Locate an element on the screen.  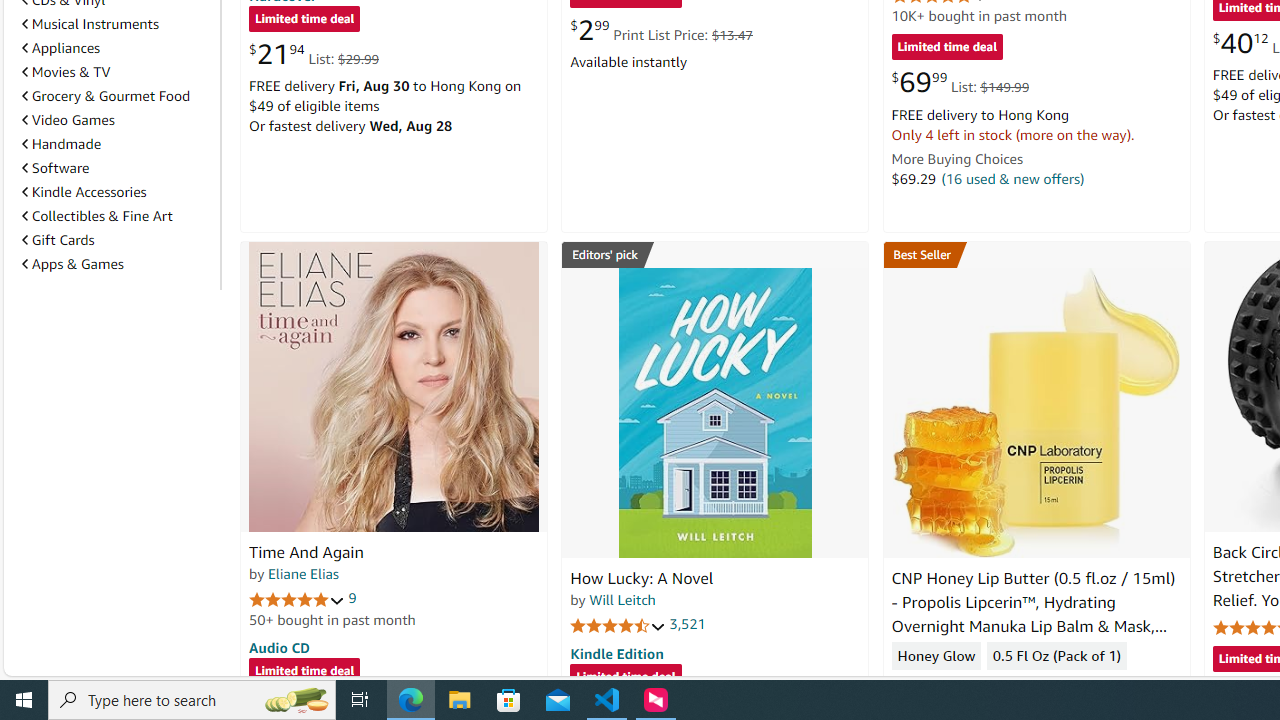
'Gift Cards' is located at coordinates (58, 239).